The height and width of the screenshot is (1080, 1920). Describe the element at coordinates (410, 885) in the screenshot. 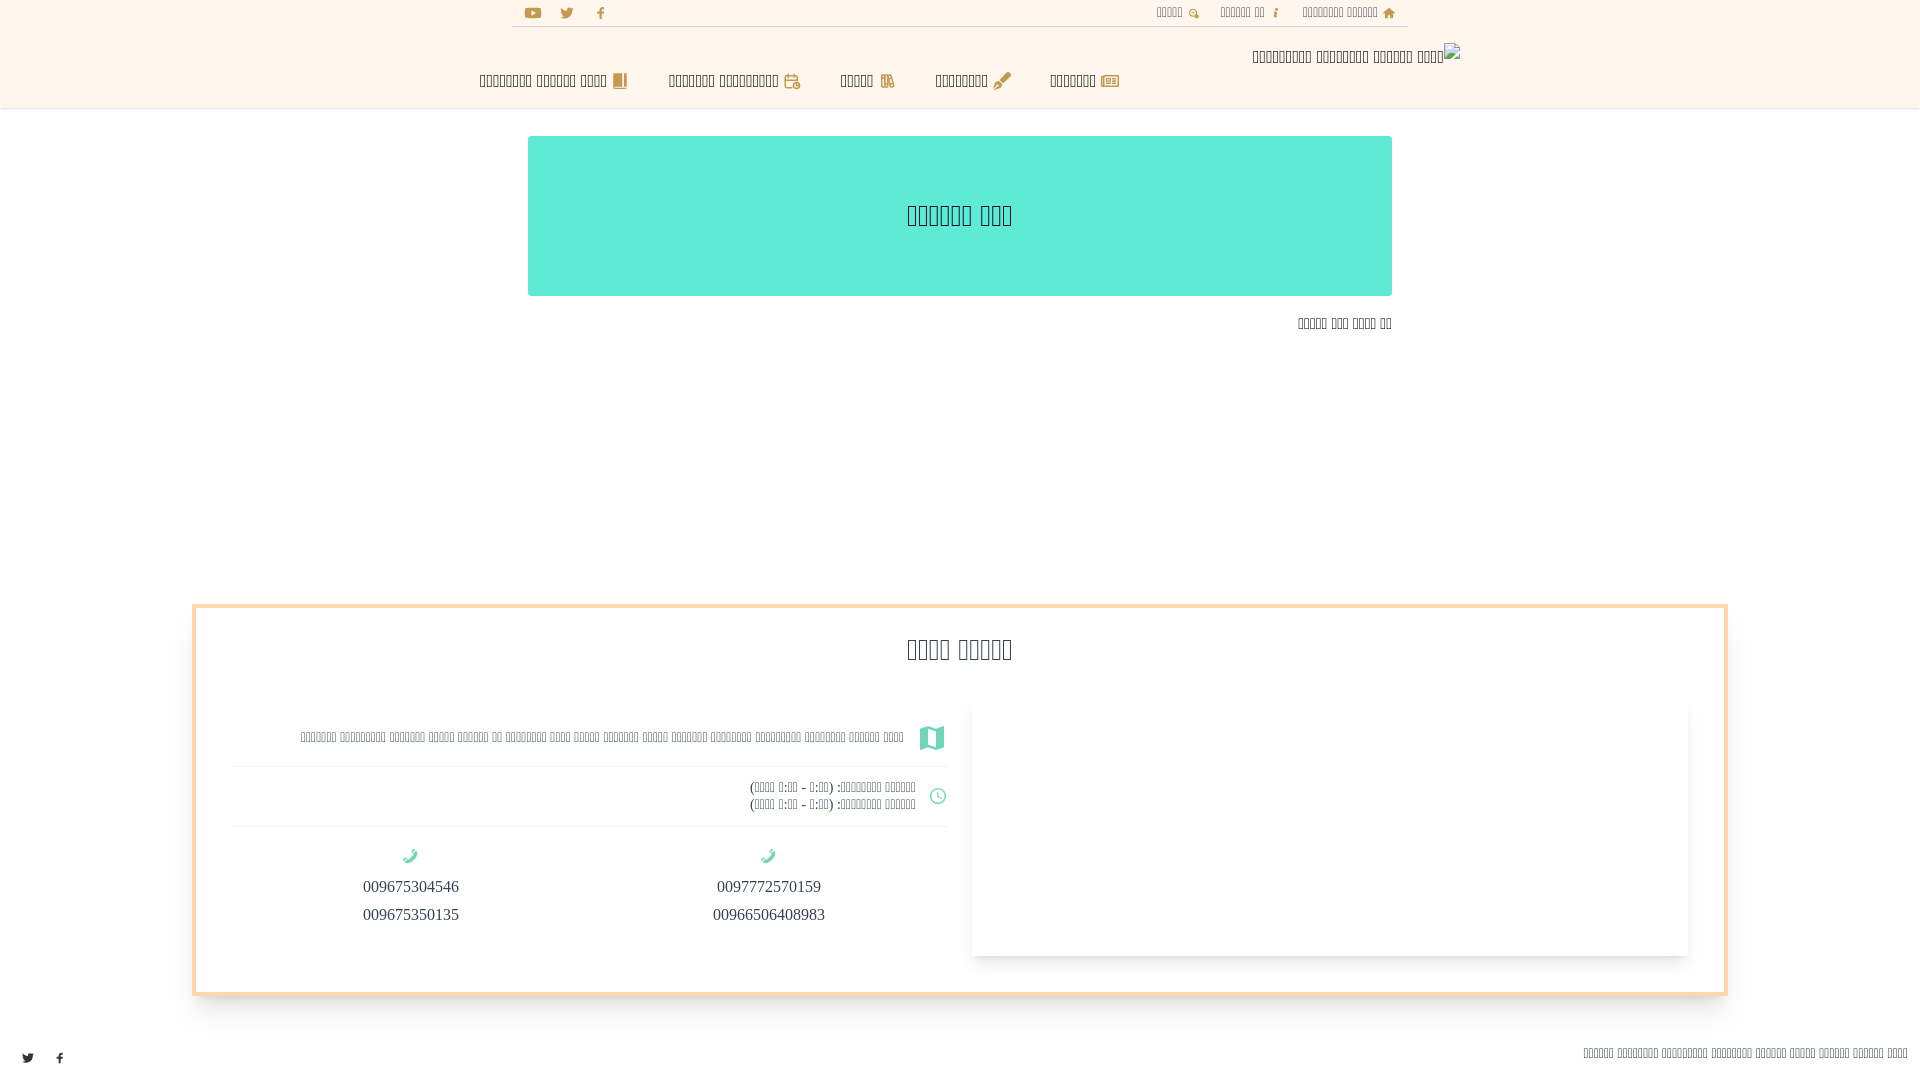

I see `'009675304546'` at that location.